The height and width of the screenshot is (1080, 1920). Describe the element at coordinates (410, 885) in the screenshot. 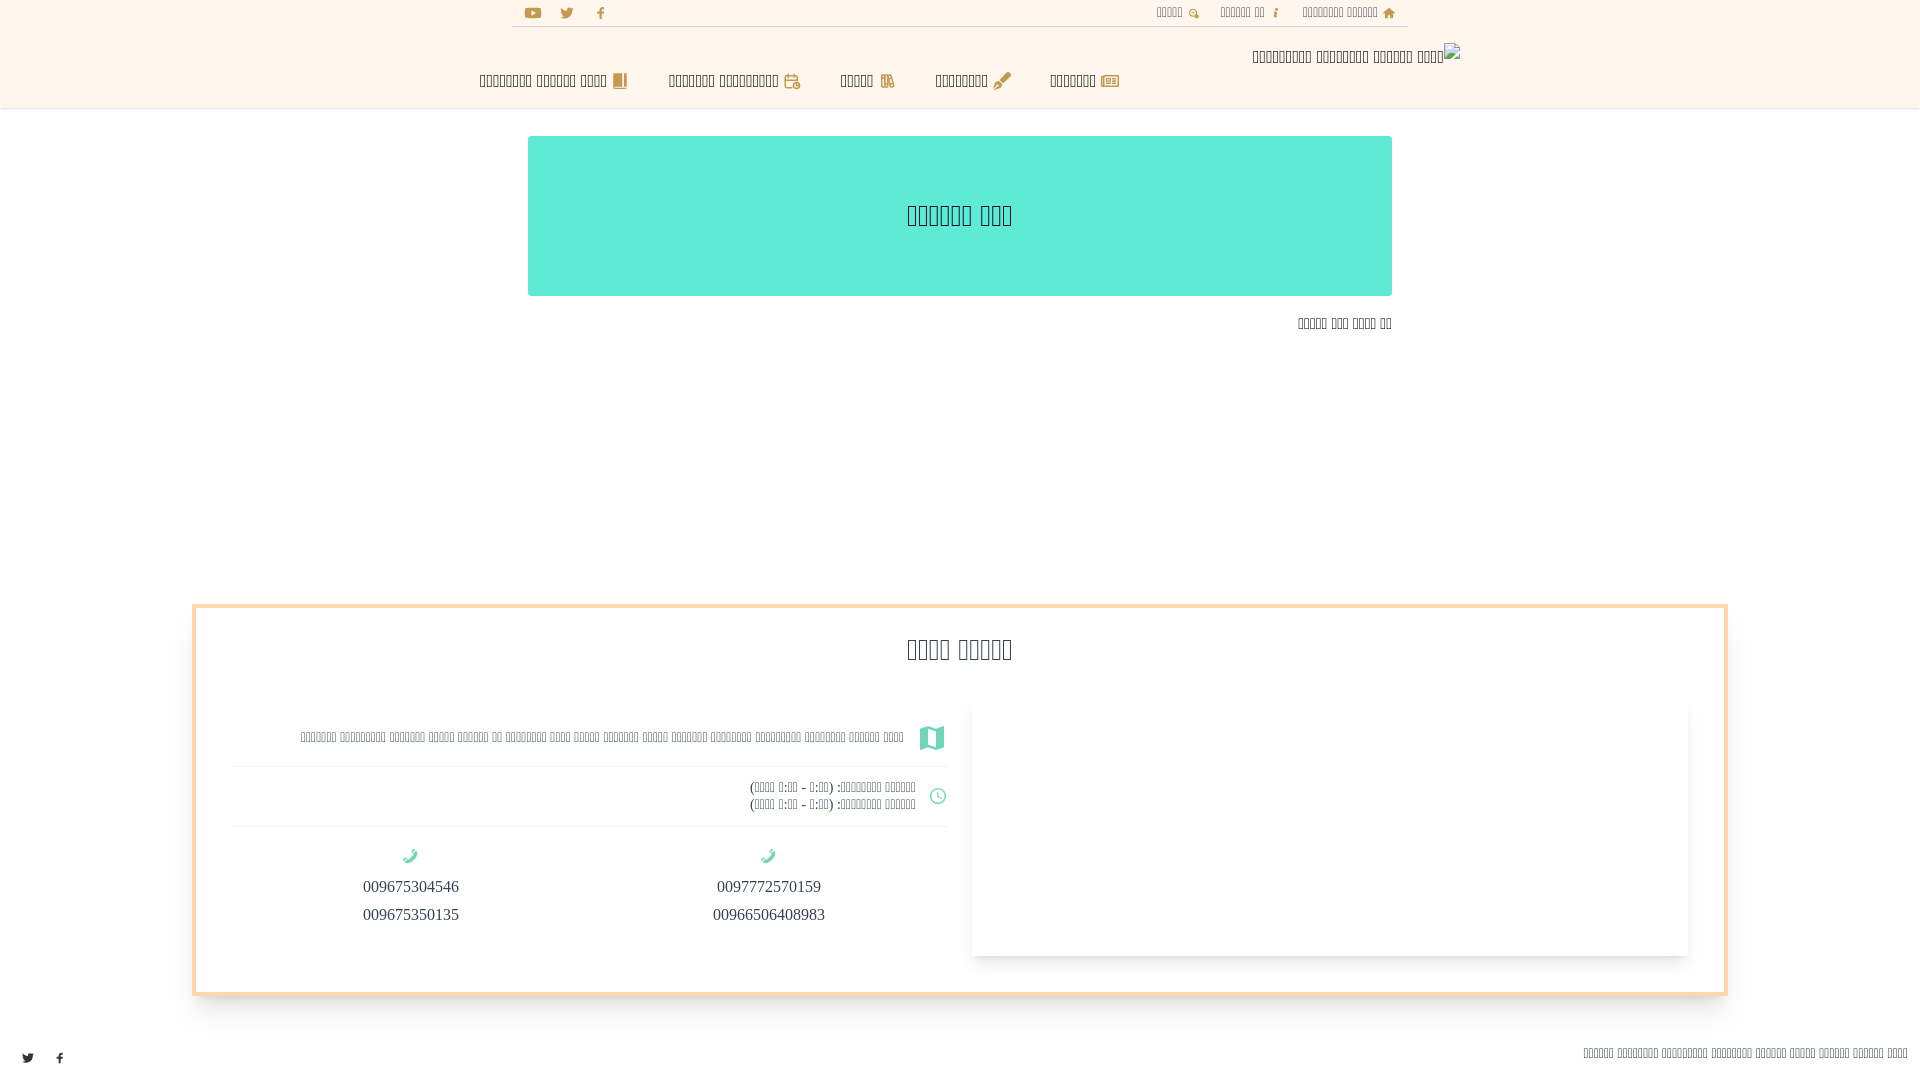

I see `'009675304546'` at that location.